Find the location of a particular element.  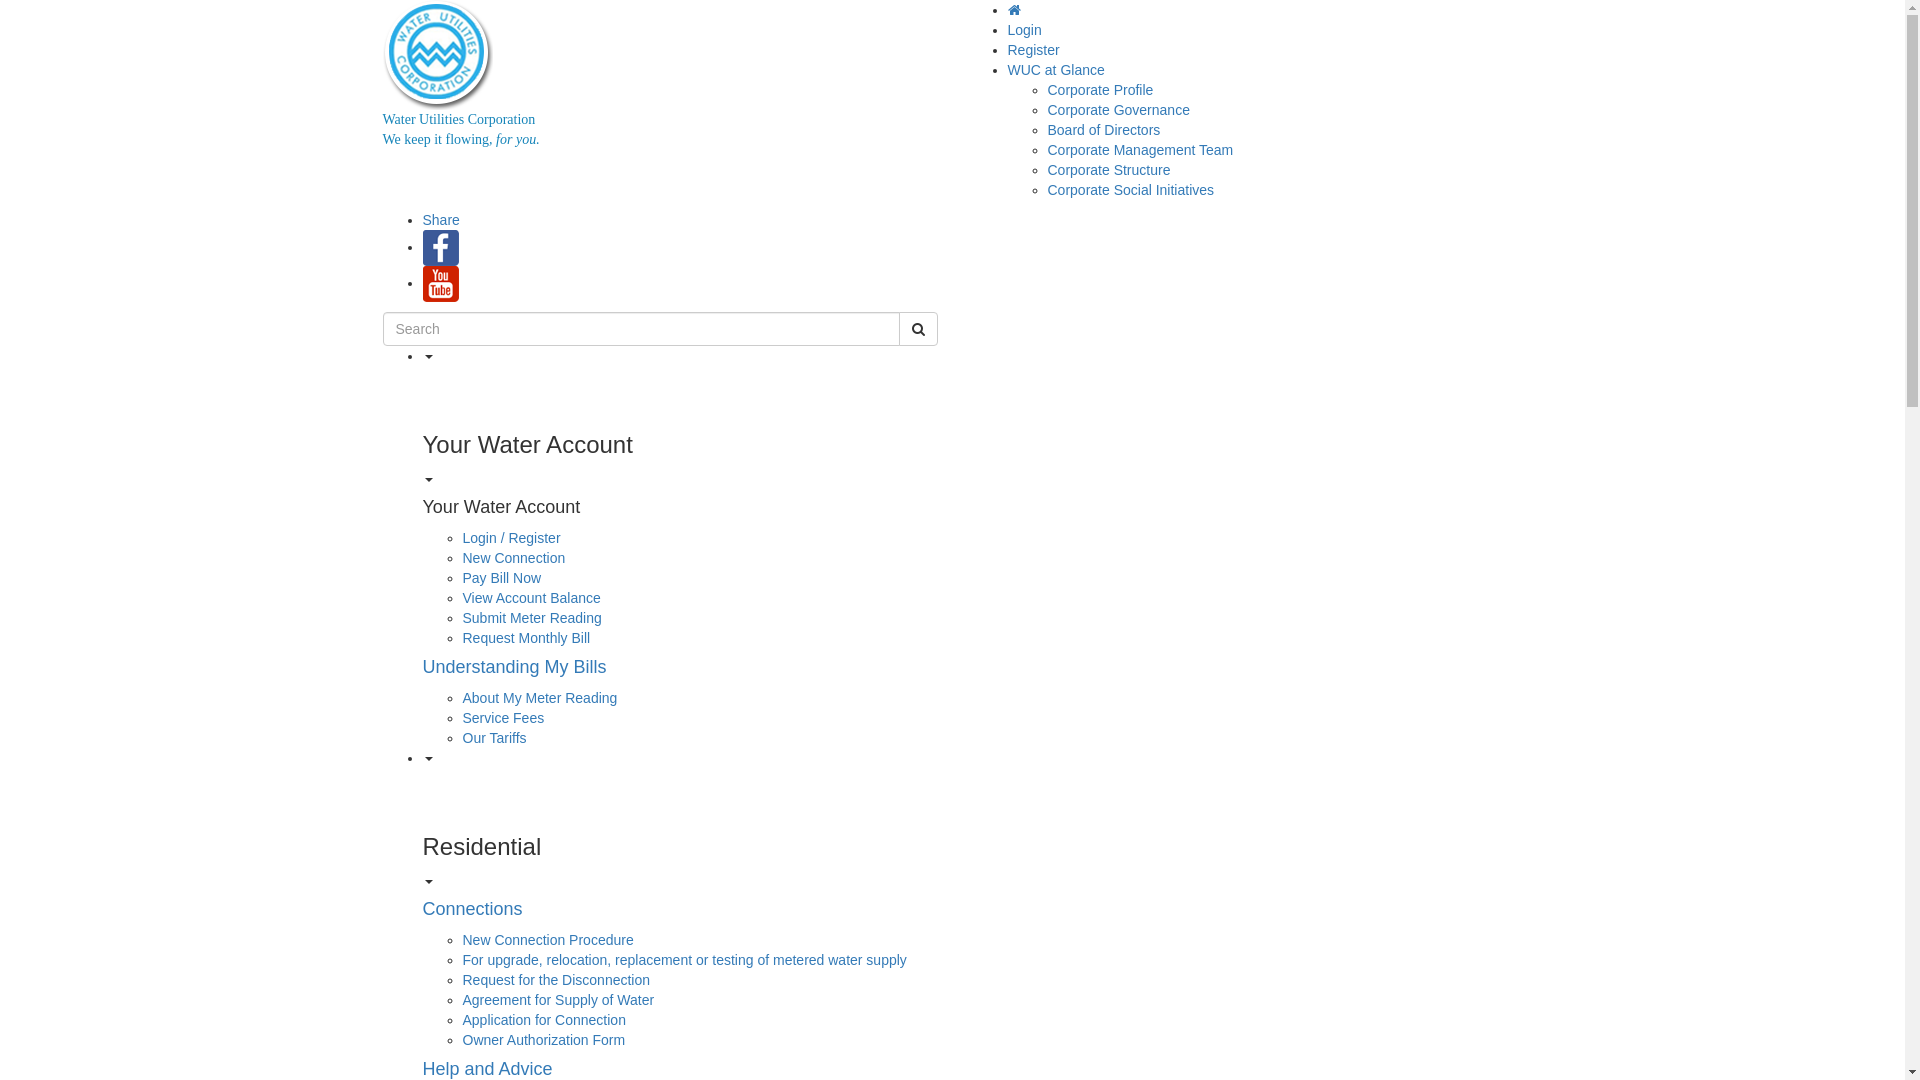

'Corporate Structure' is located at coordinates (1046, 168).